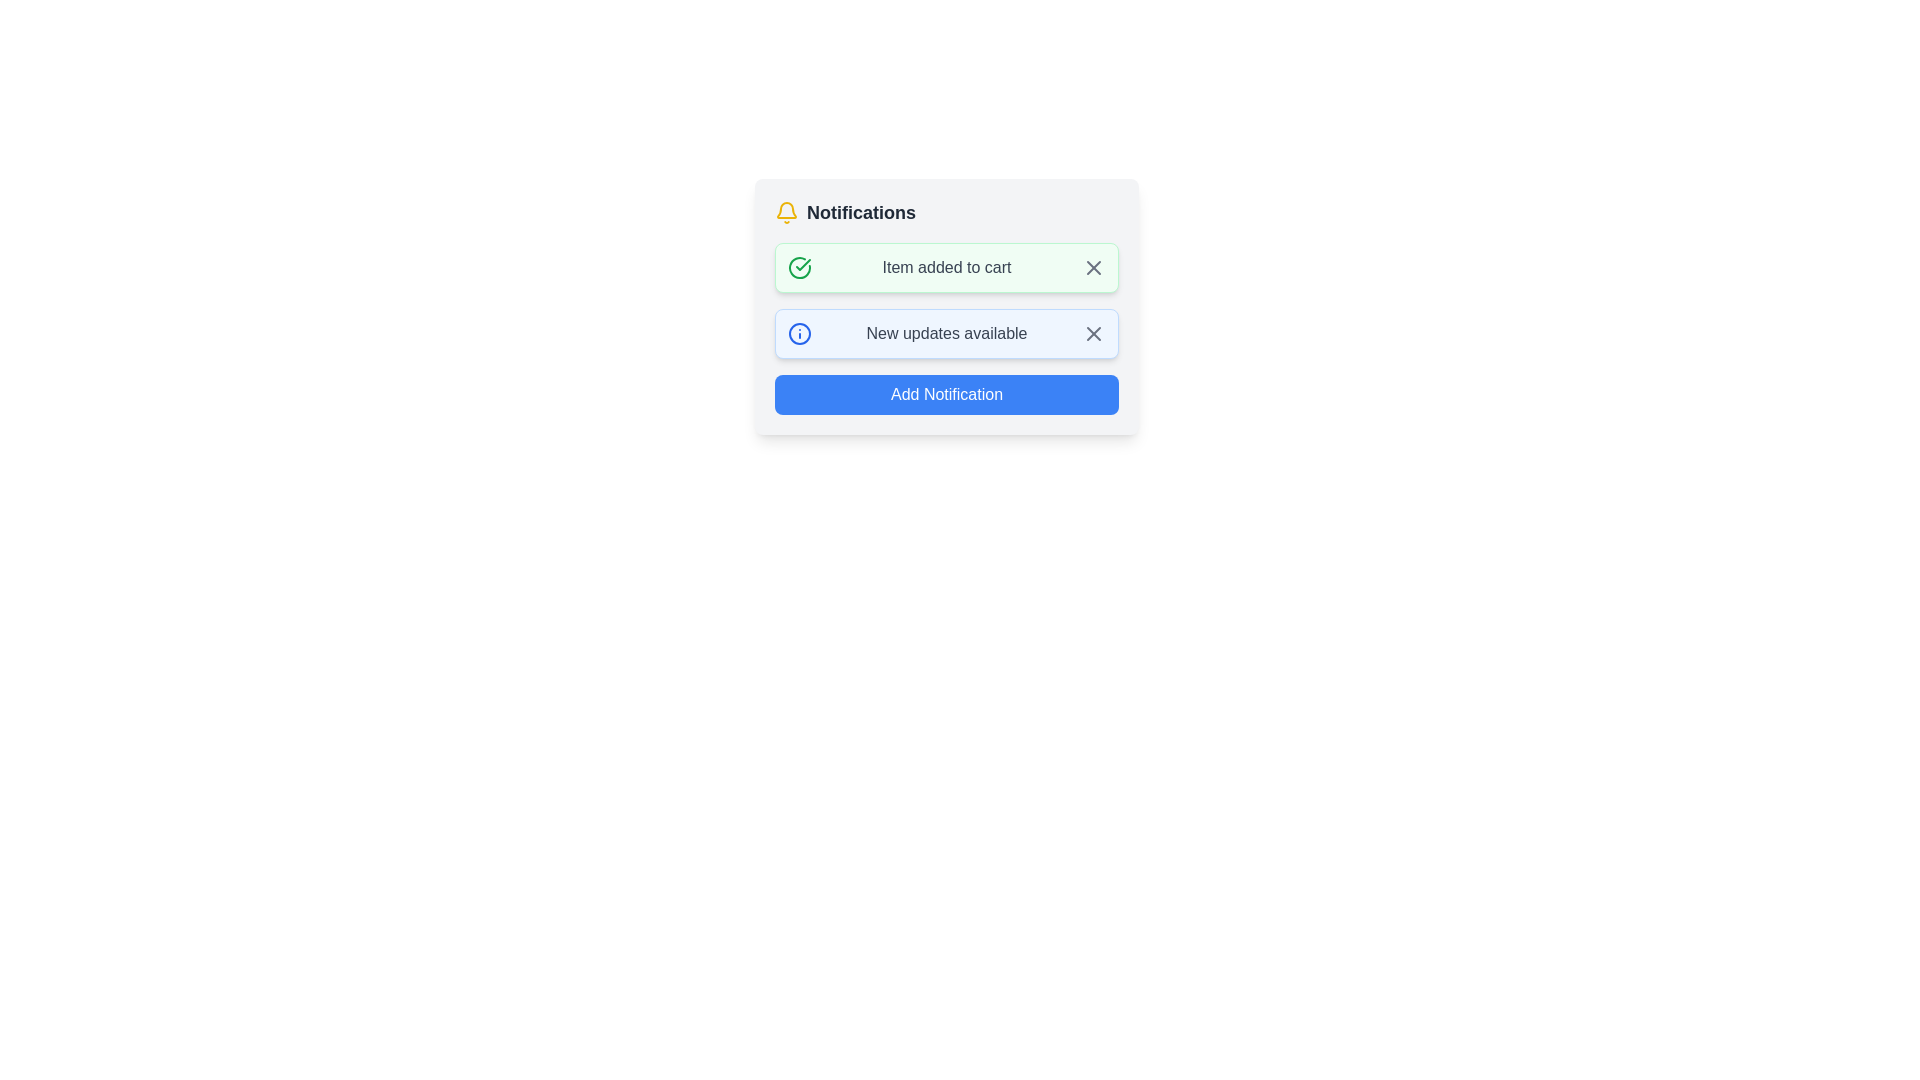  Describe the element at coordinates (945, 333) in the screenshot. I see `the information icon on the second notification regarding new updates, which is located directly below the 'Item added to cart' notification and above the 'Add Notification' button` at that location.